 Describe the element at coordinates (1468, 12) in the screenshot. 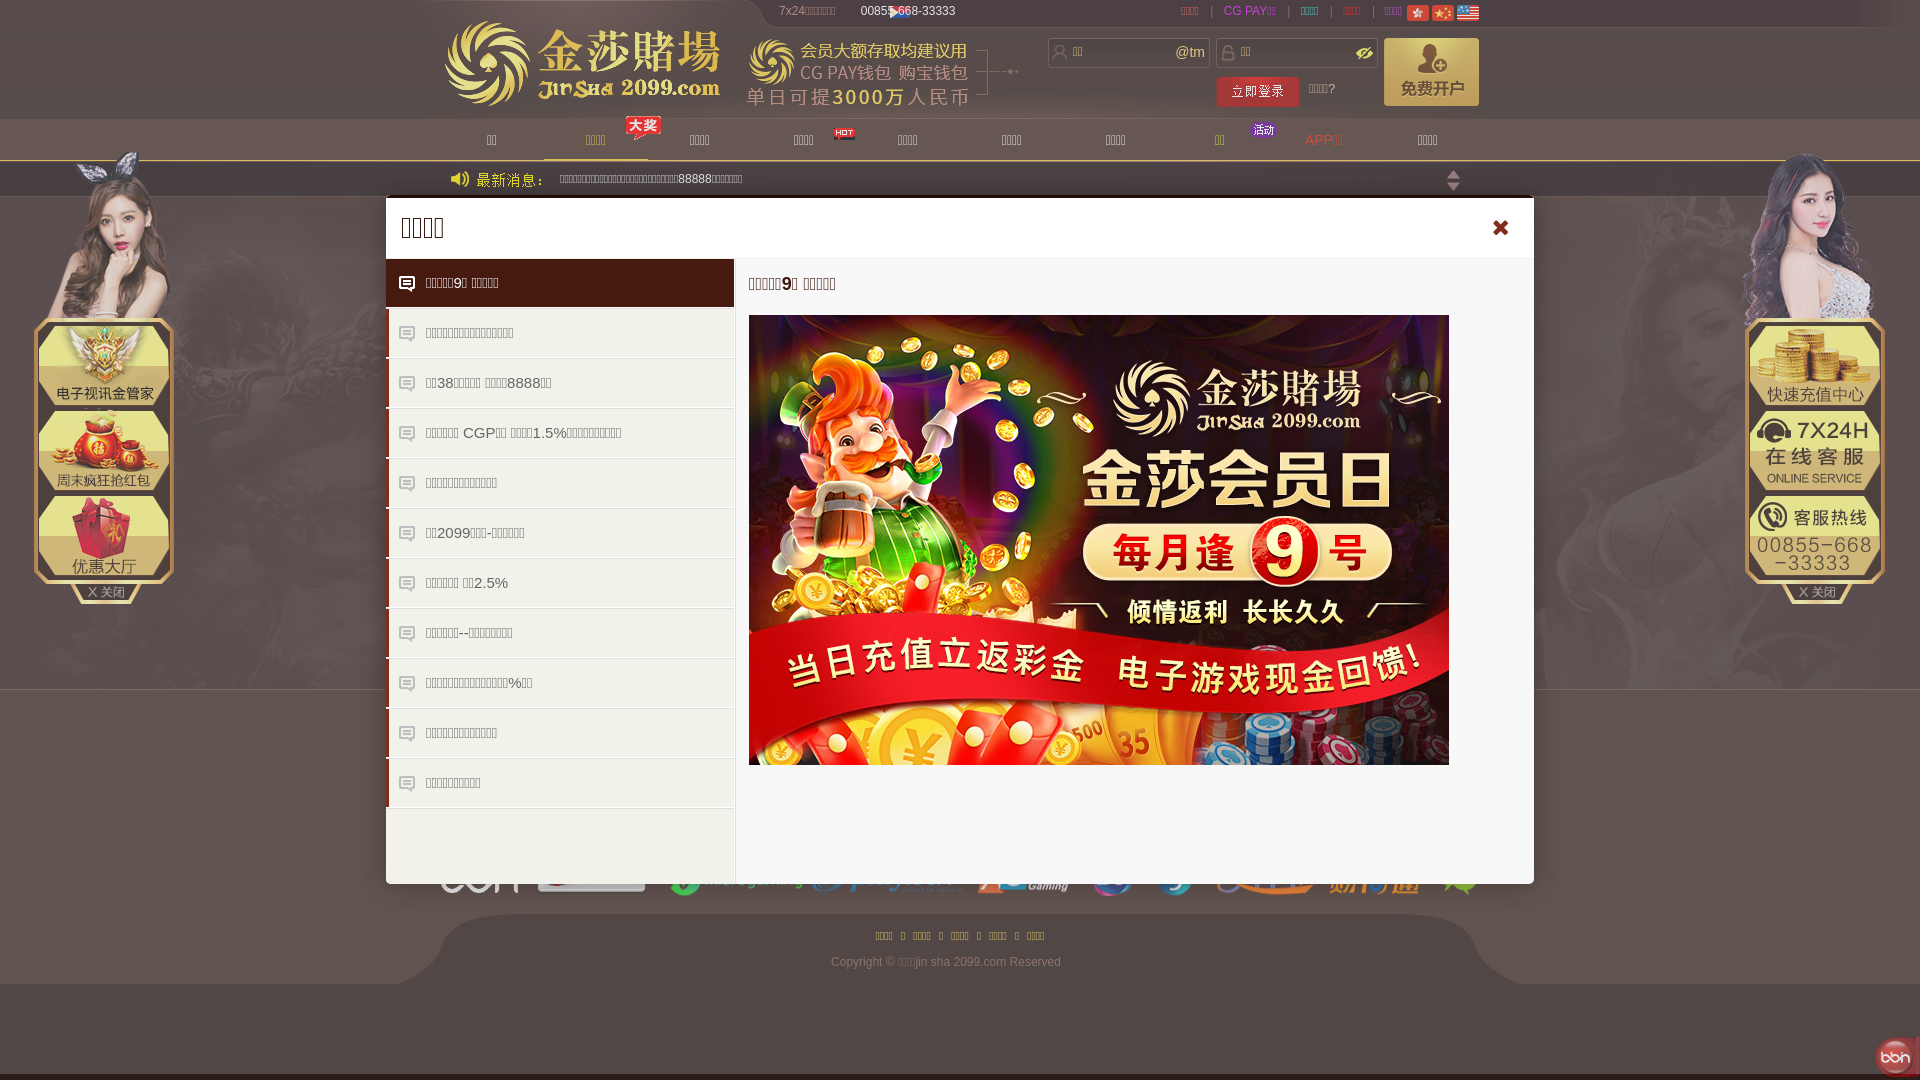

I see `'English'` at that location.